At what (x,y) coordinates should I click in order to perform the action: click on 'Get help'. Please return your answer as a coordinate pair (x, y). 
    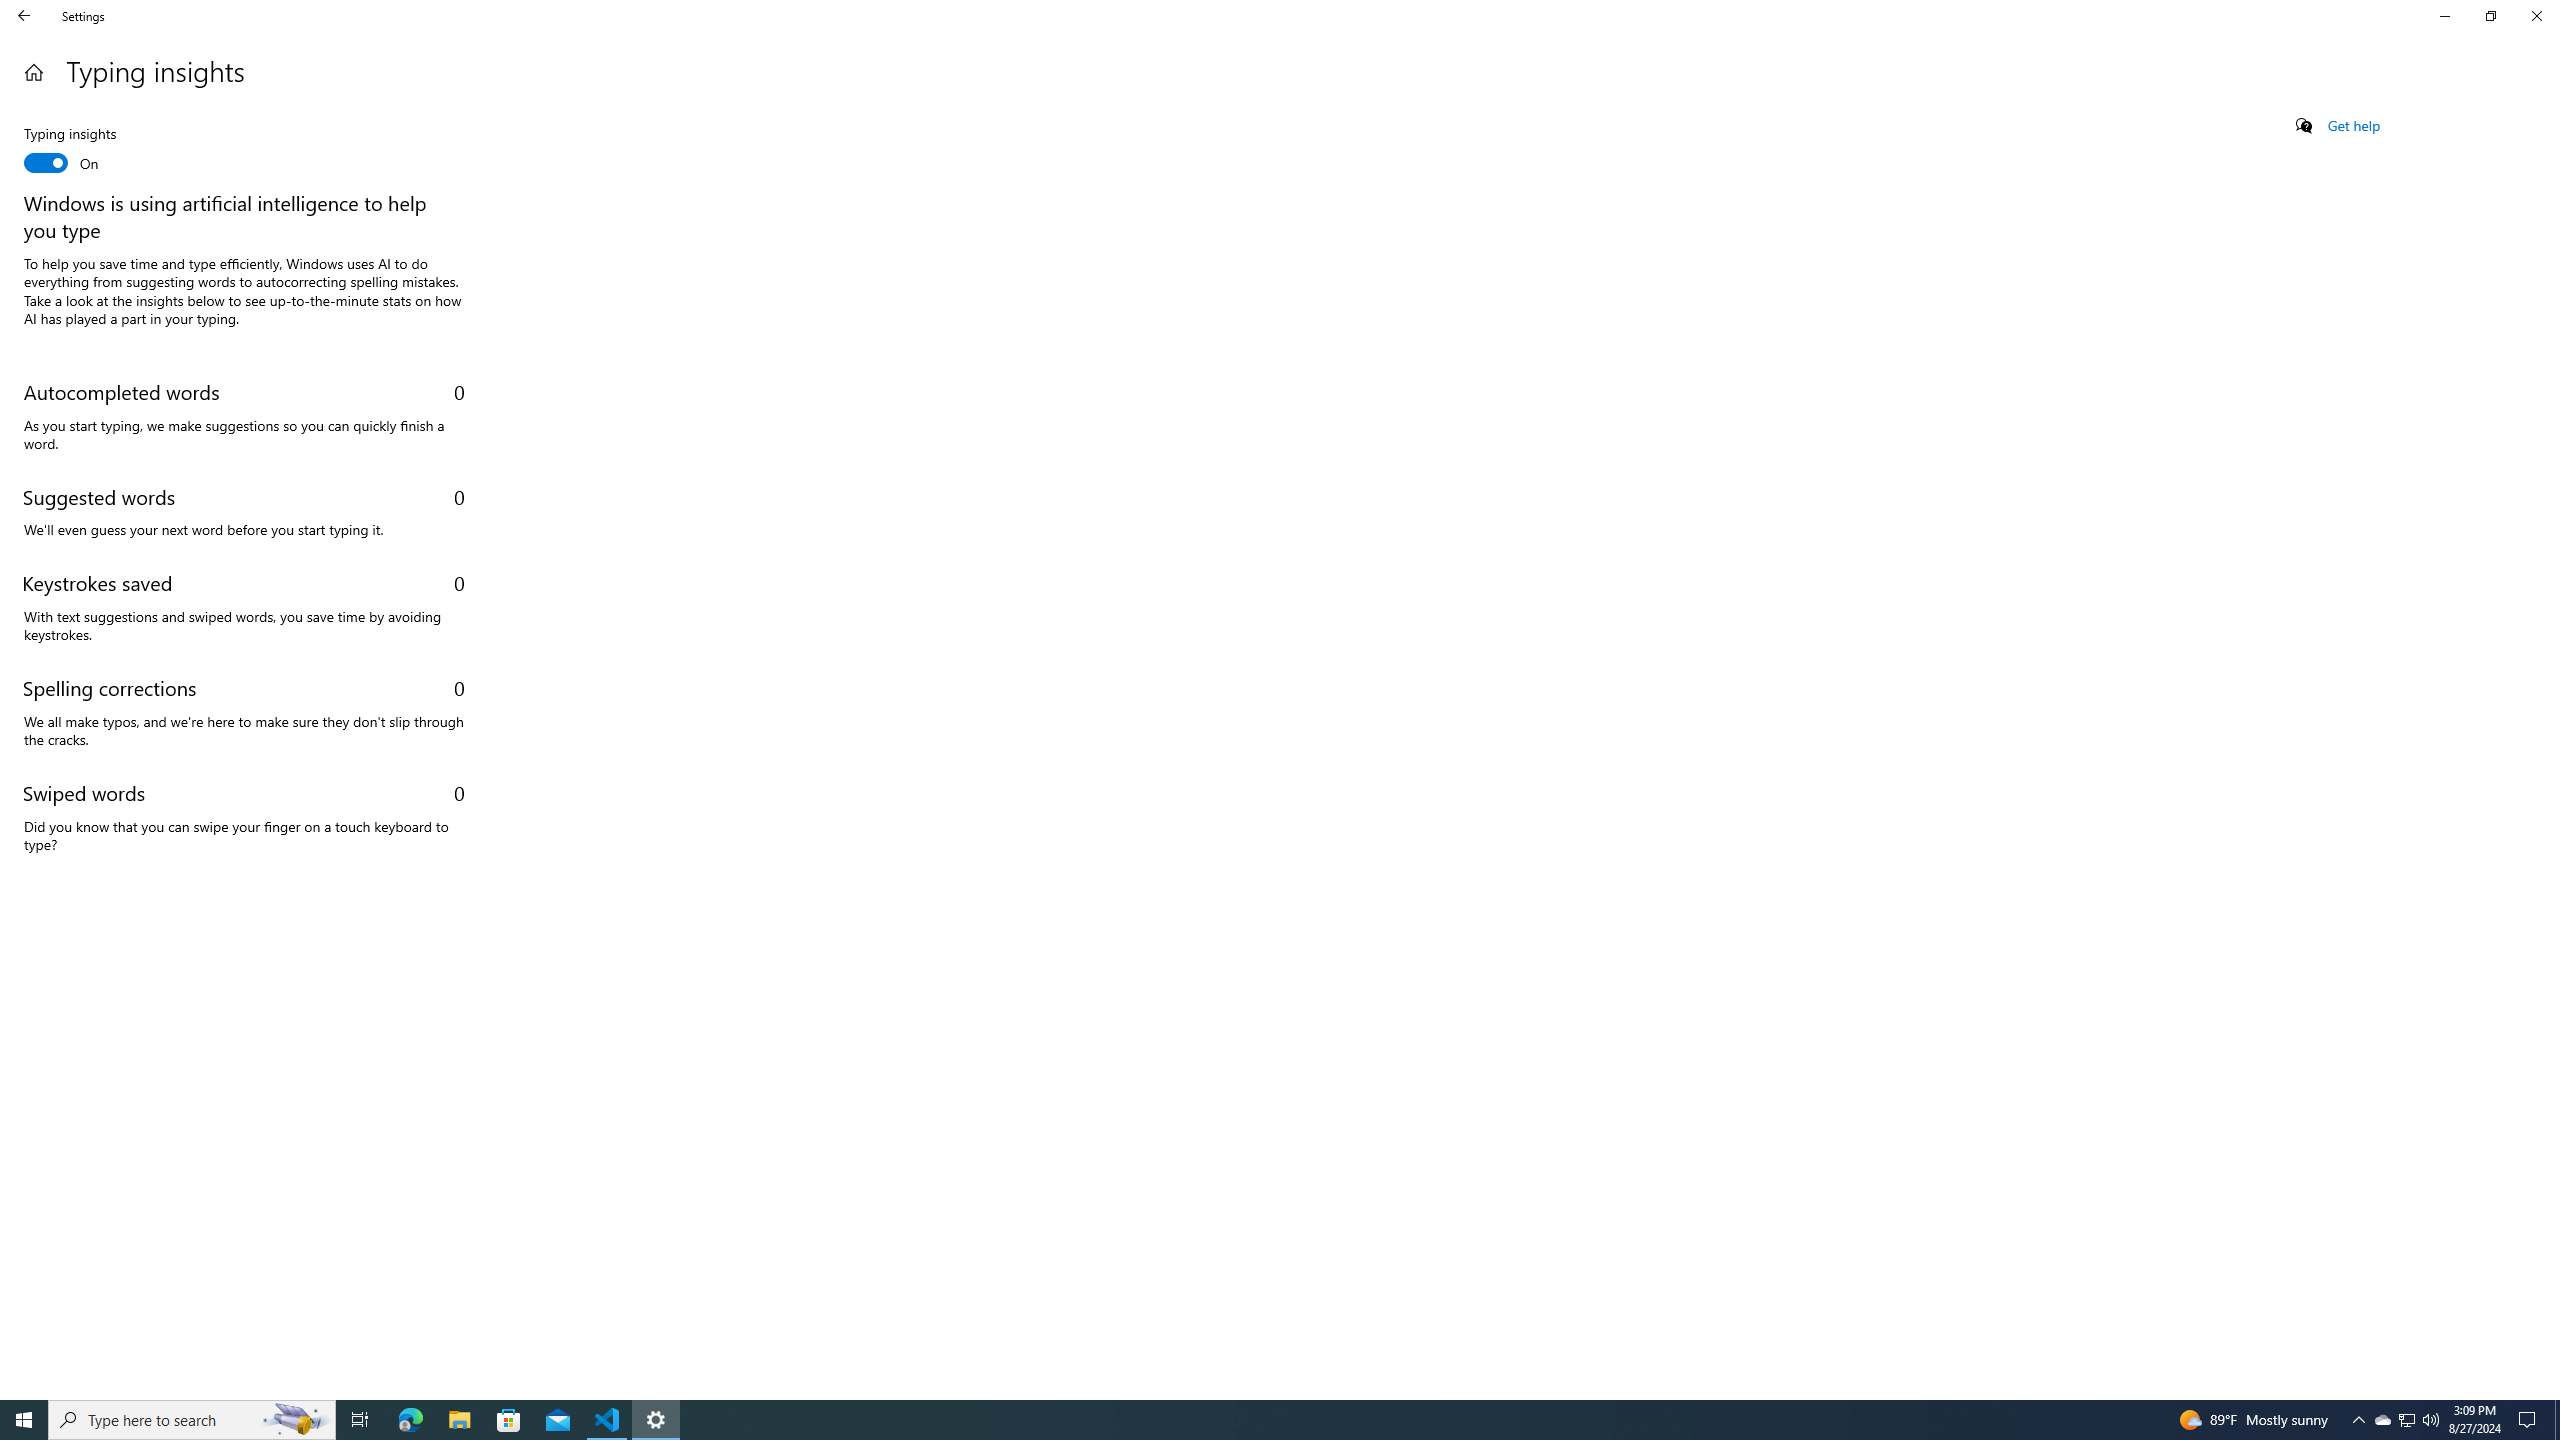
    Looking at the image, I should click on (2352, 125).